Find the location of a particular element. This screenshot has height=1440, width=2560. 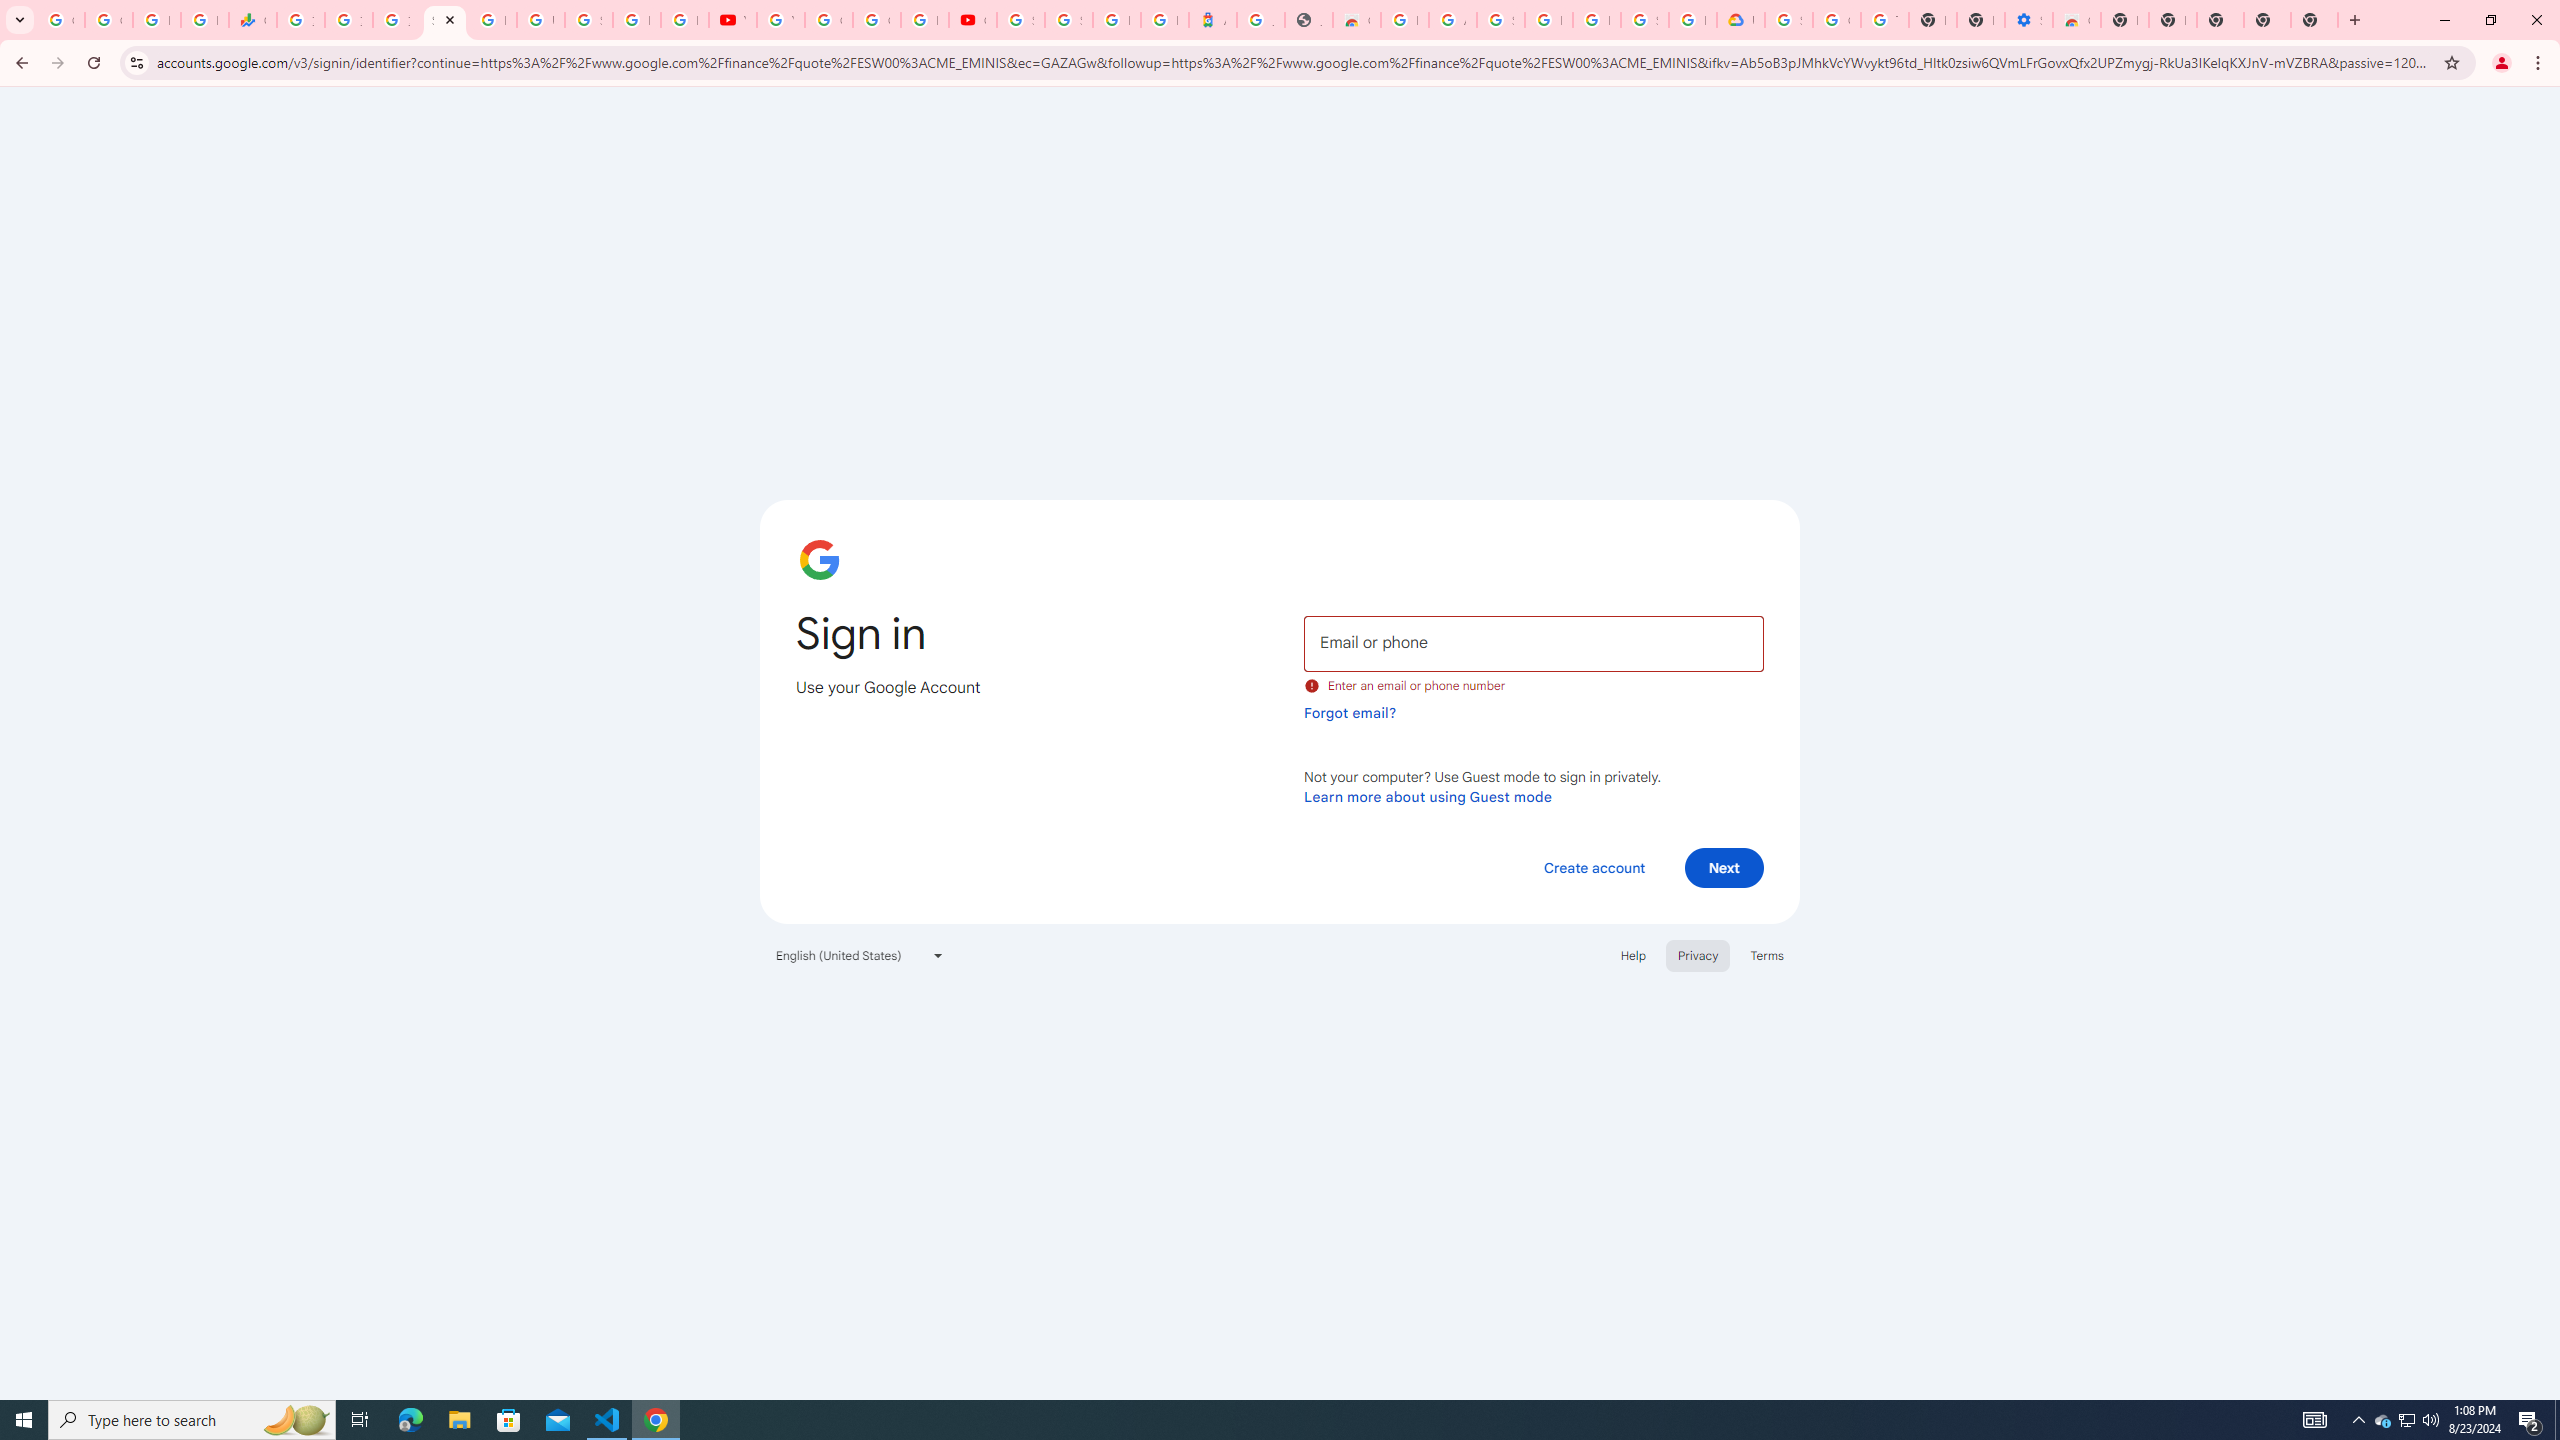

'Learn more about using Guest mode' is located at coordinates (1427, 796).